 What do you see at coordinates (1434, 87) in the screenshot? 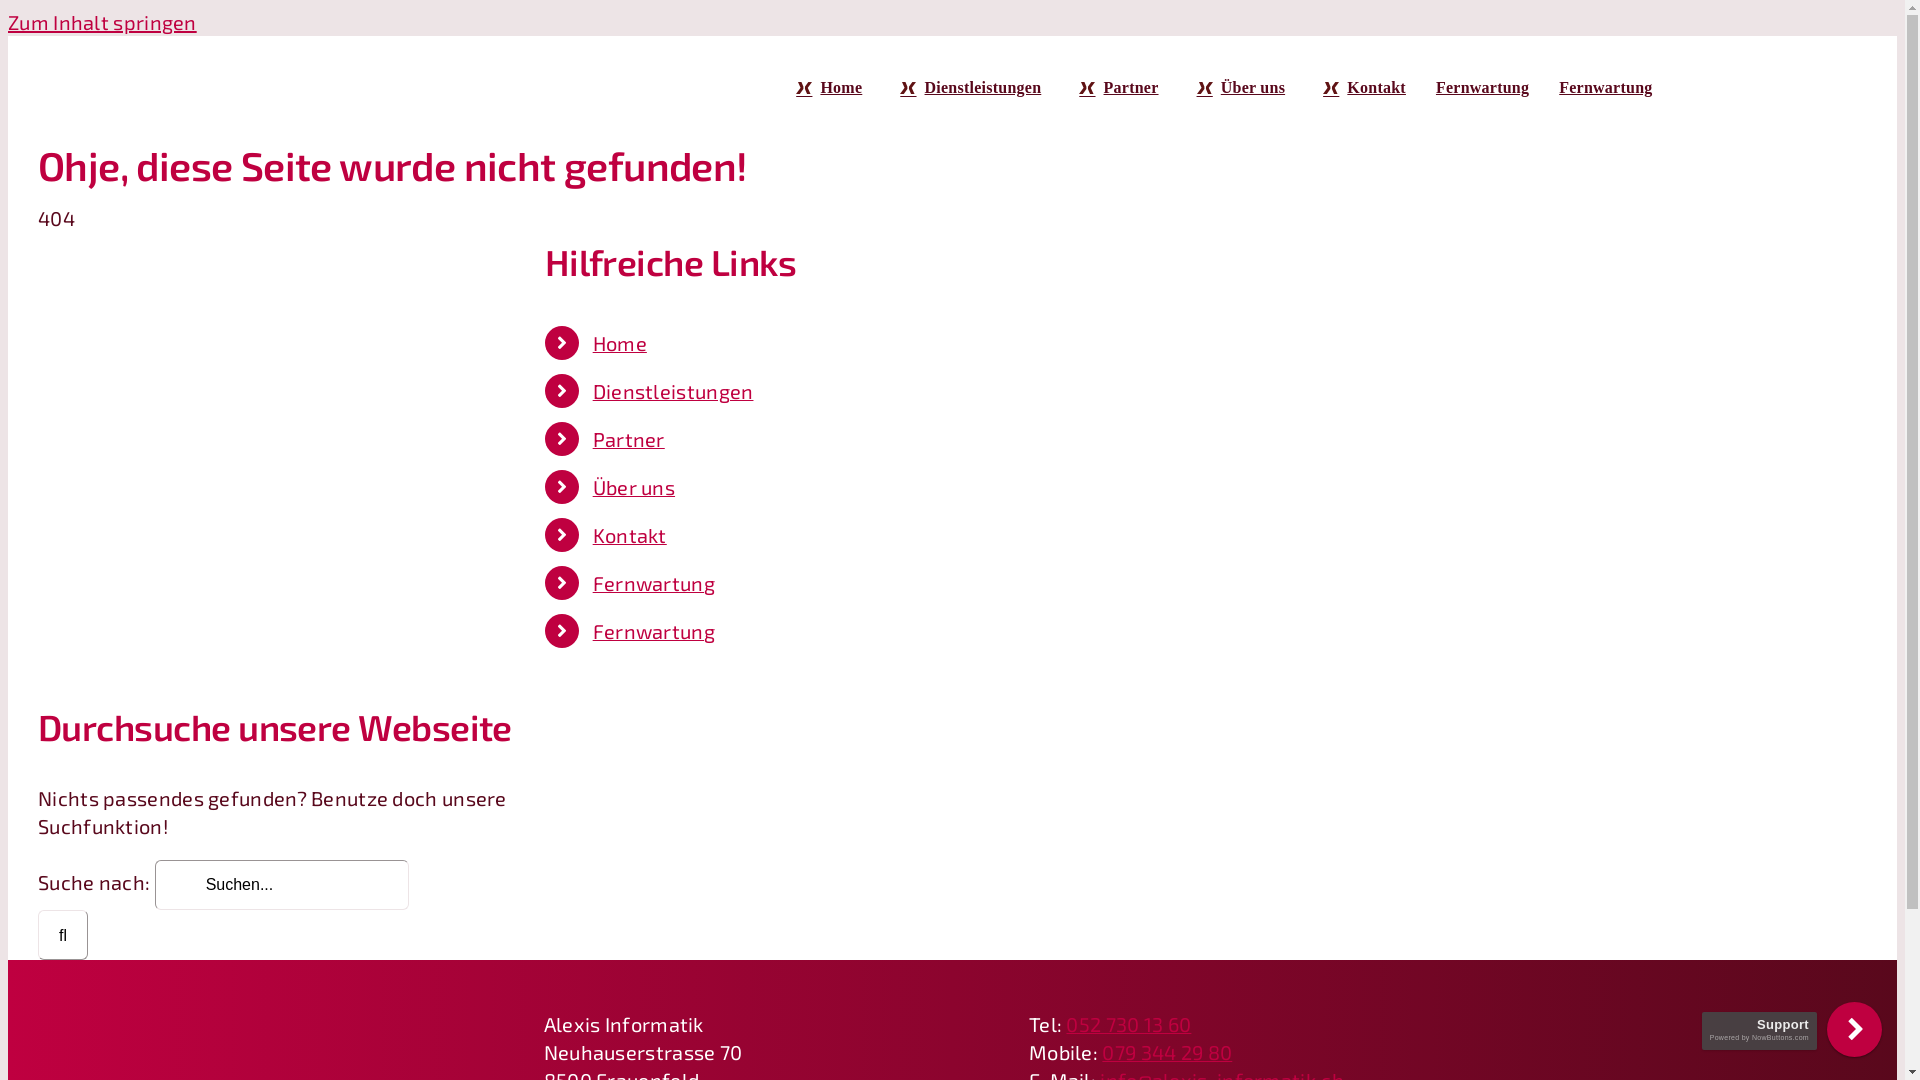
I see `'Fernwartung'` at bounding box center [1434, 87].